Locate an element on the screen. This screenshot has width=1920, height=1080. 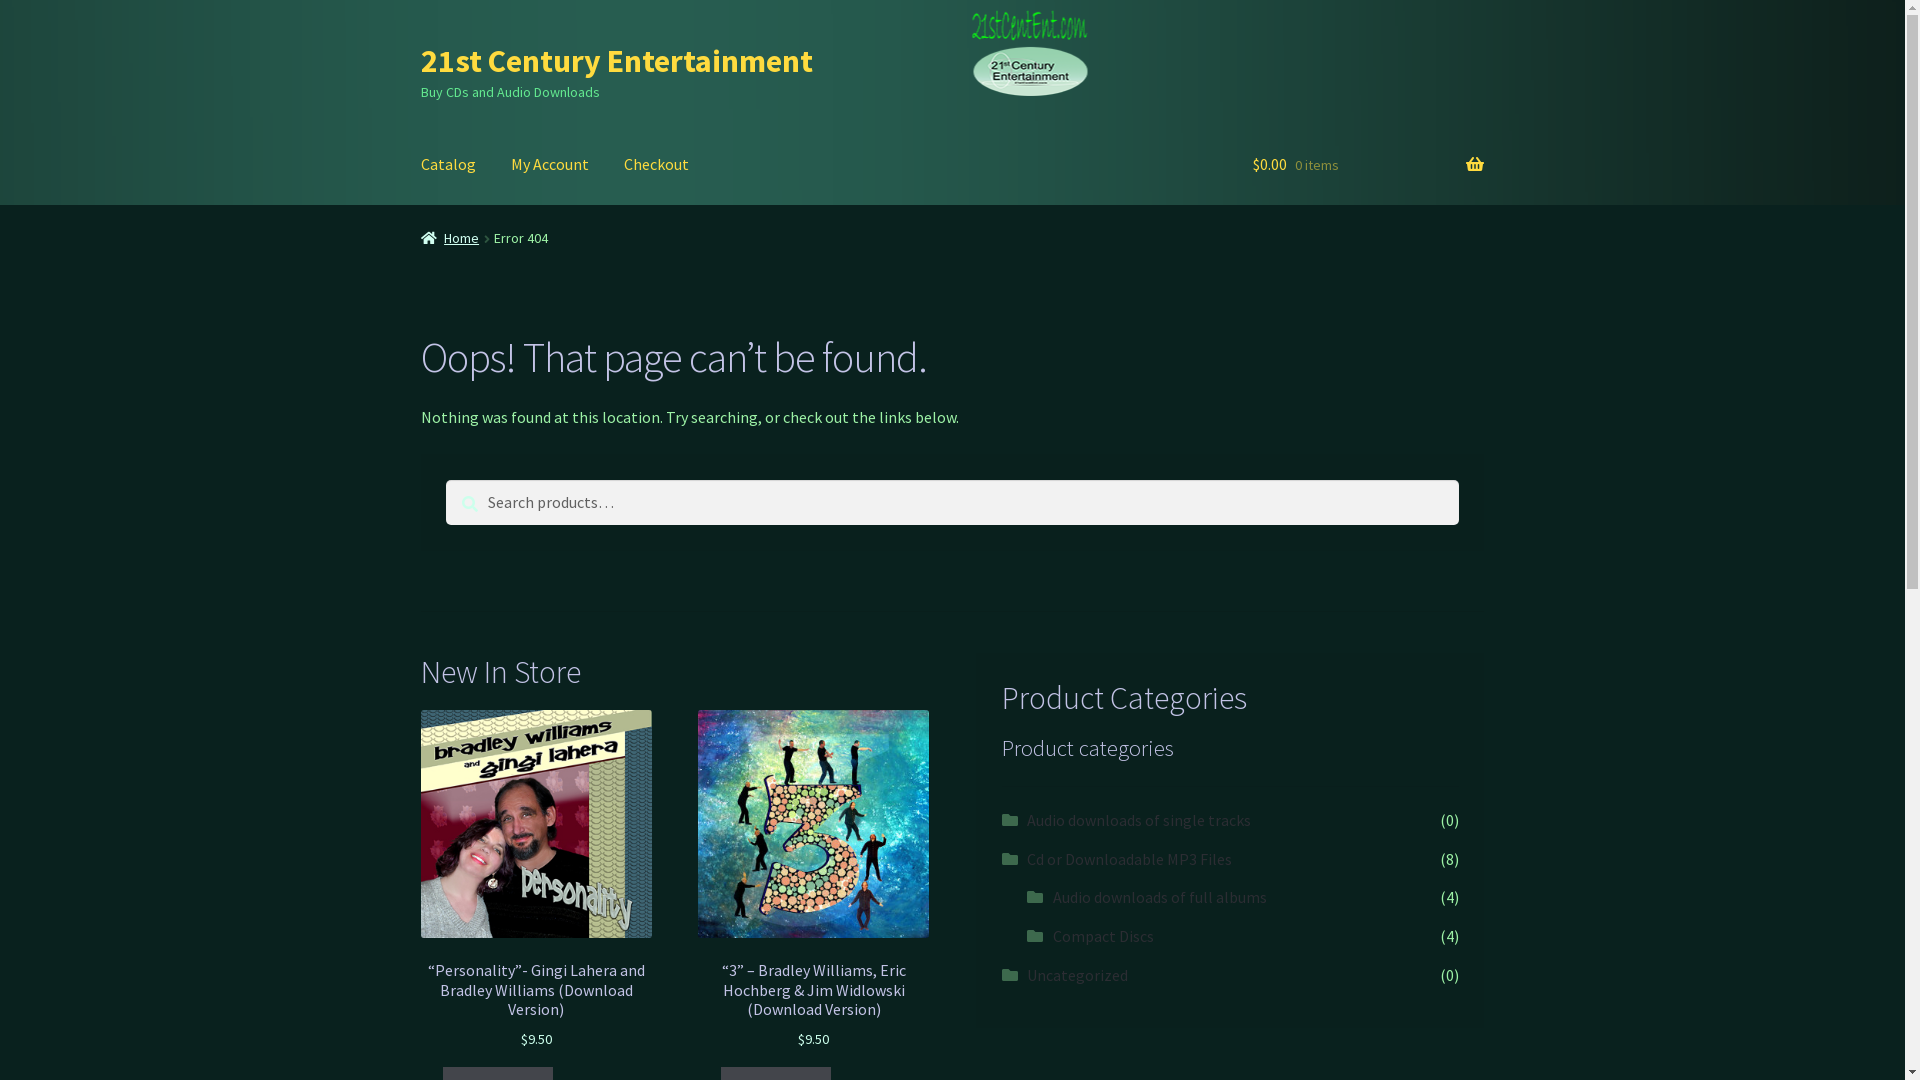
'Home' is located at coordinates (449, 237).